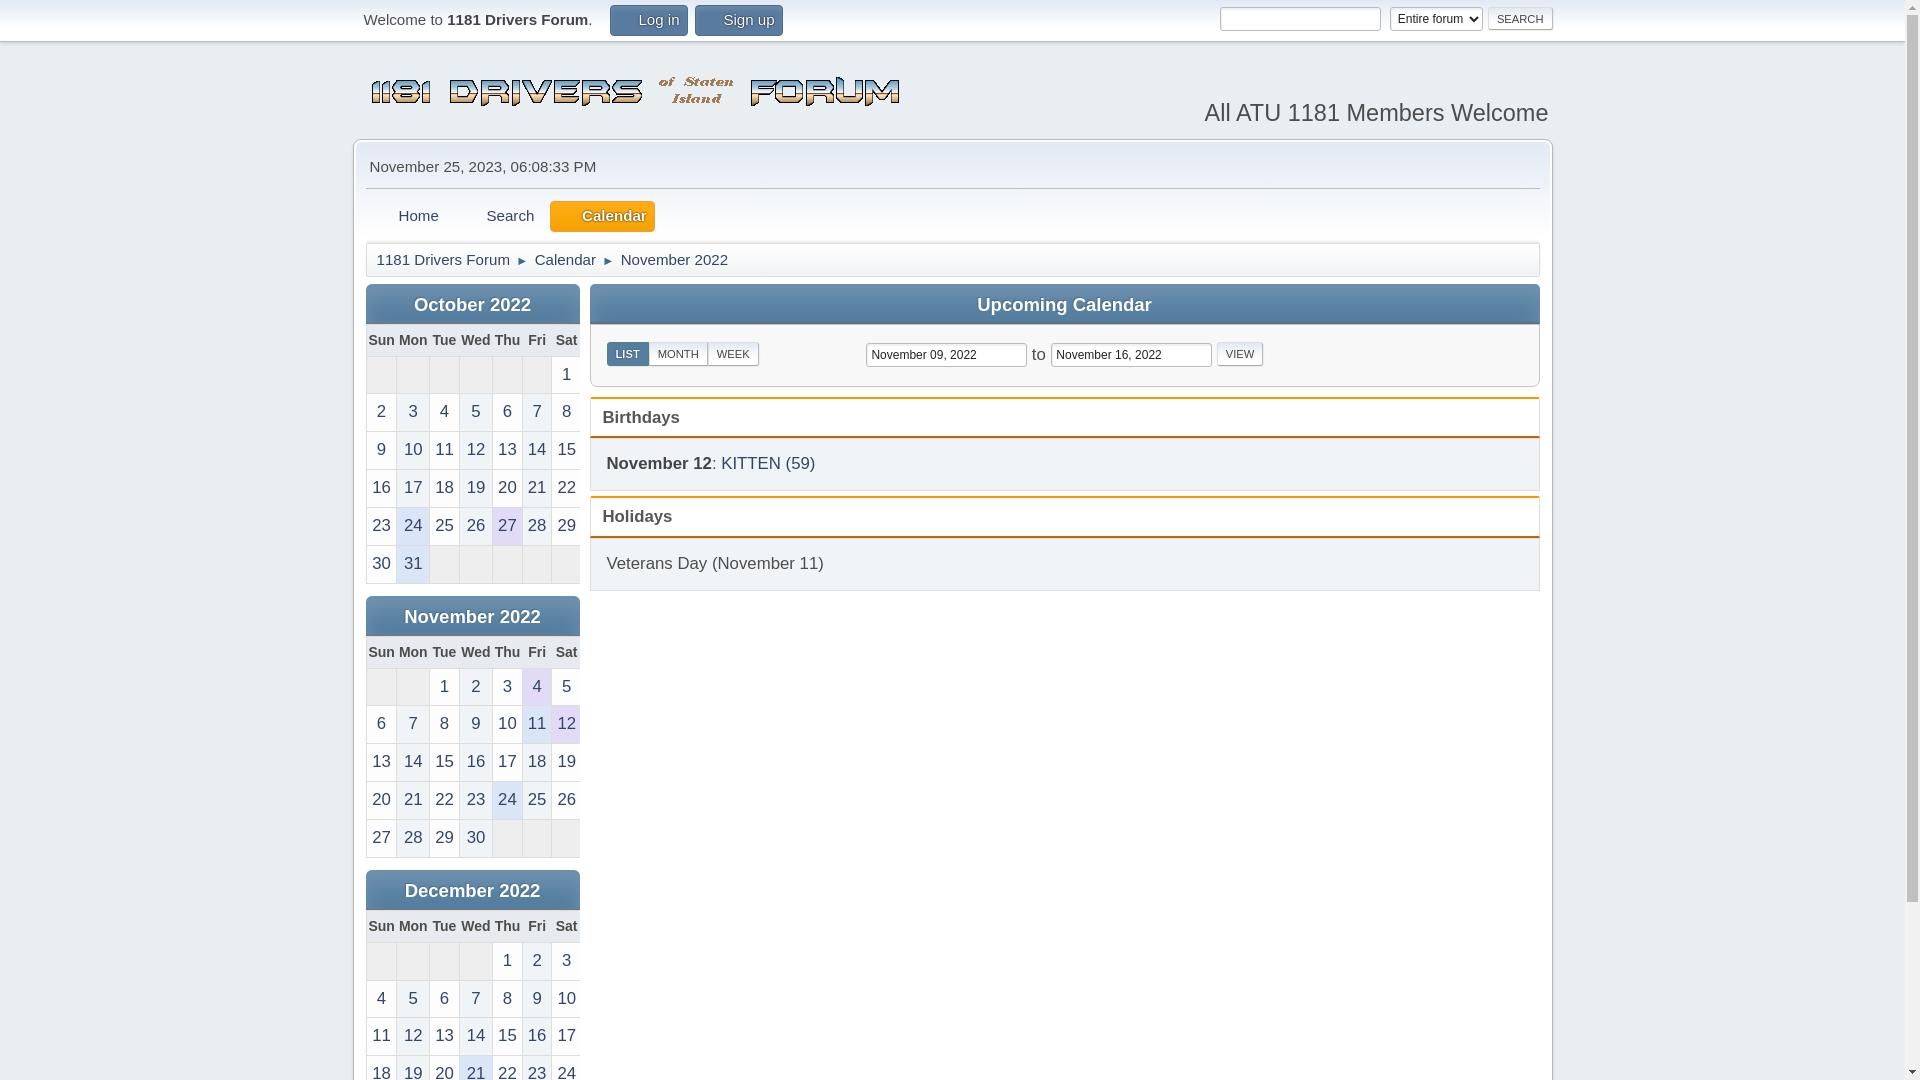  What do you see at coordinates (537, 724) in the screenshot?
I see `'11'` at bounding box center [537, 724].